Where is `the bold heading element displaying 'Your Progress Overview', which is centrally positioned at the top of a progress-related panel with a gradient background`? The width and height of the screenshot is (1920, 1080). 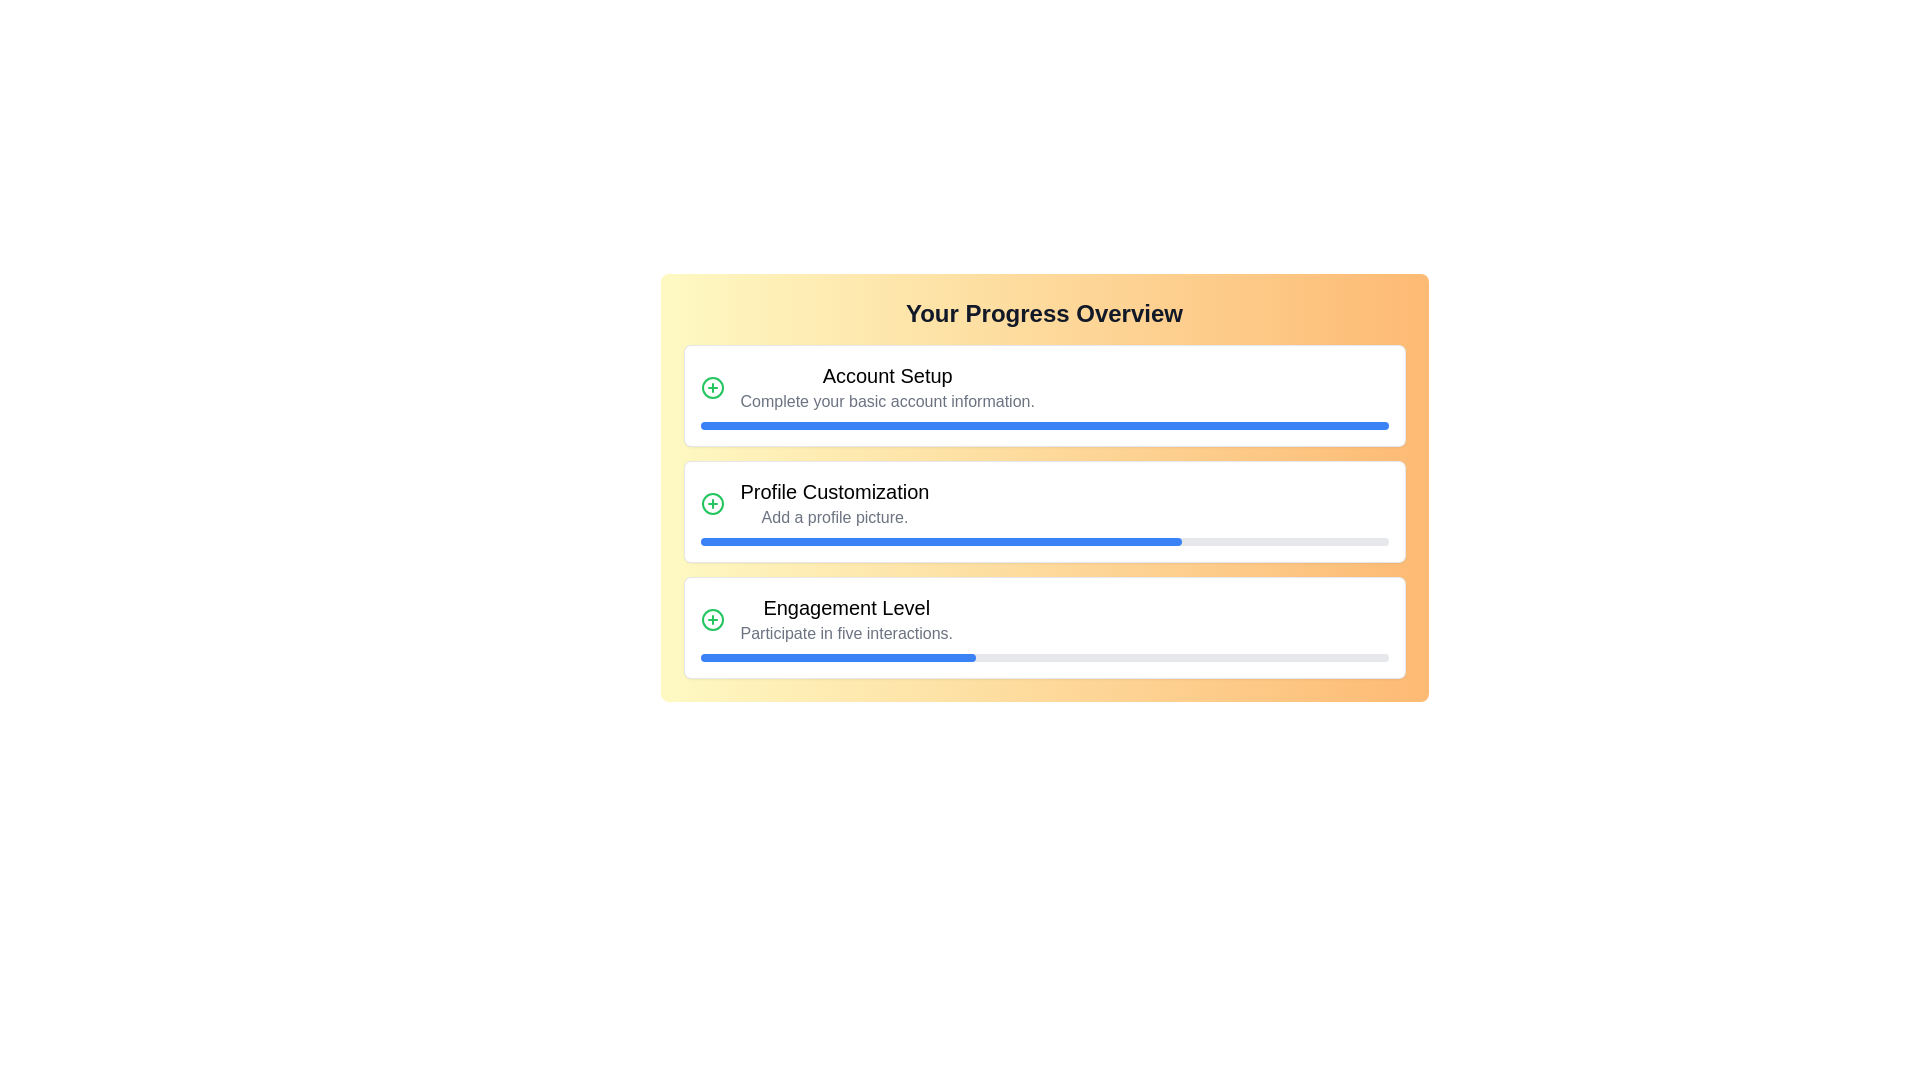
the bold heading element displaying 'Your Progress Overview', which is centrally positioned at the top of a progress-related panel with a gradient background is located at coordinates (1043, 313).